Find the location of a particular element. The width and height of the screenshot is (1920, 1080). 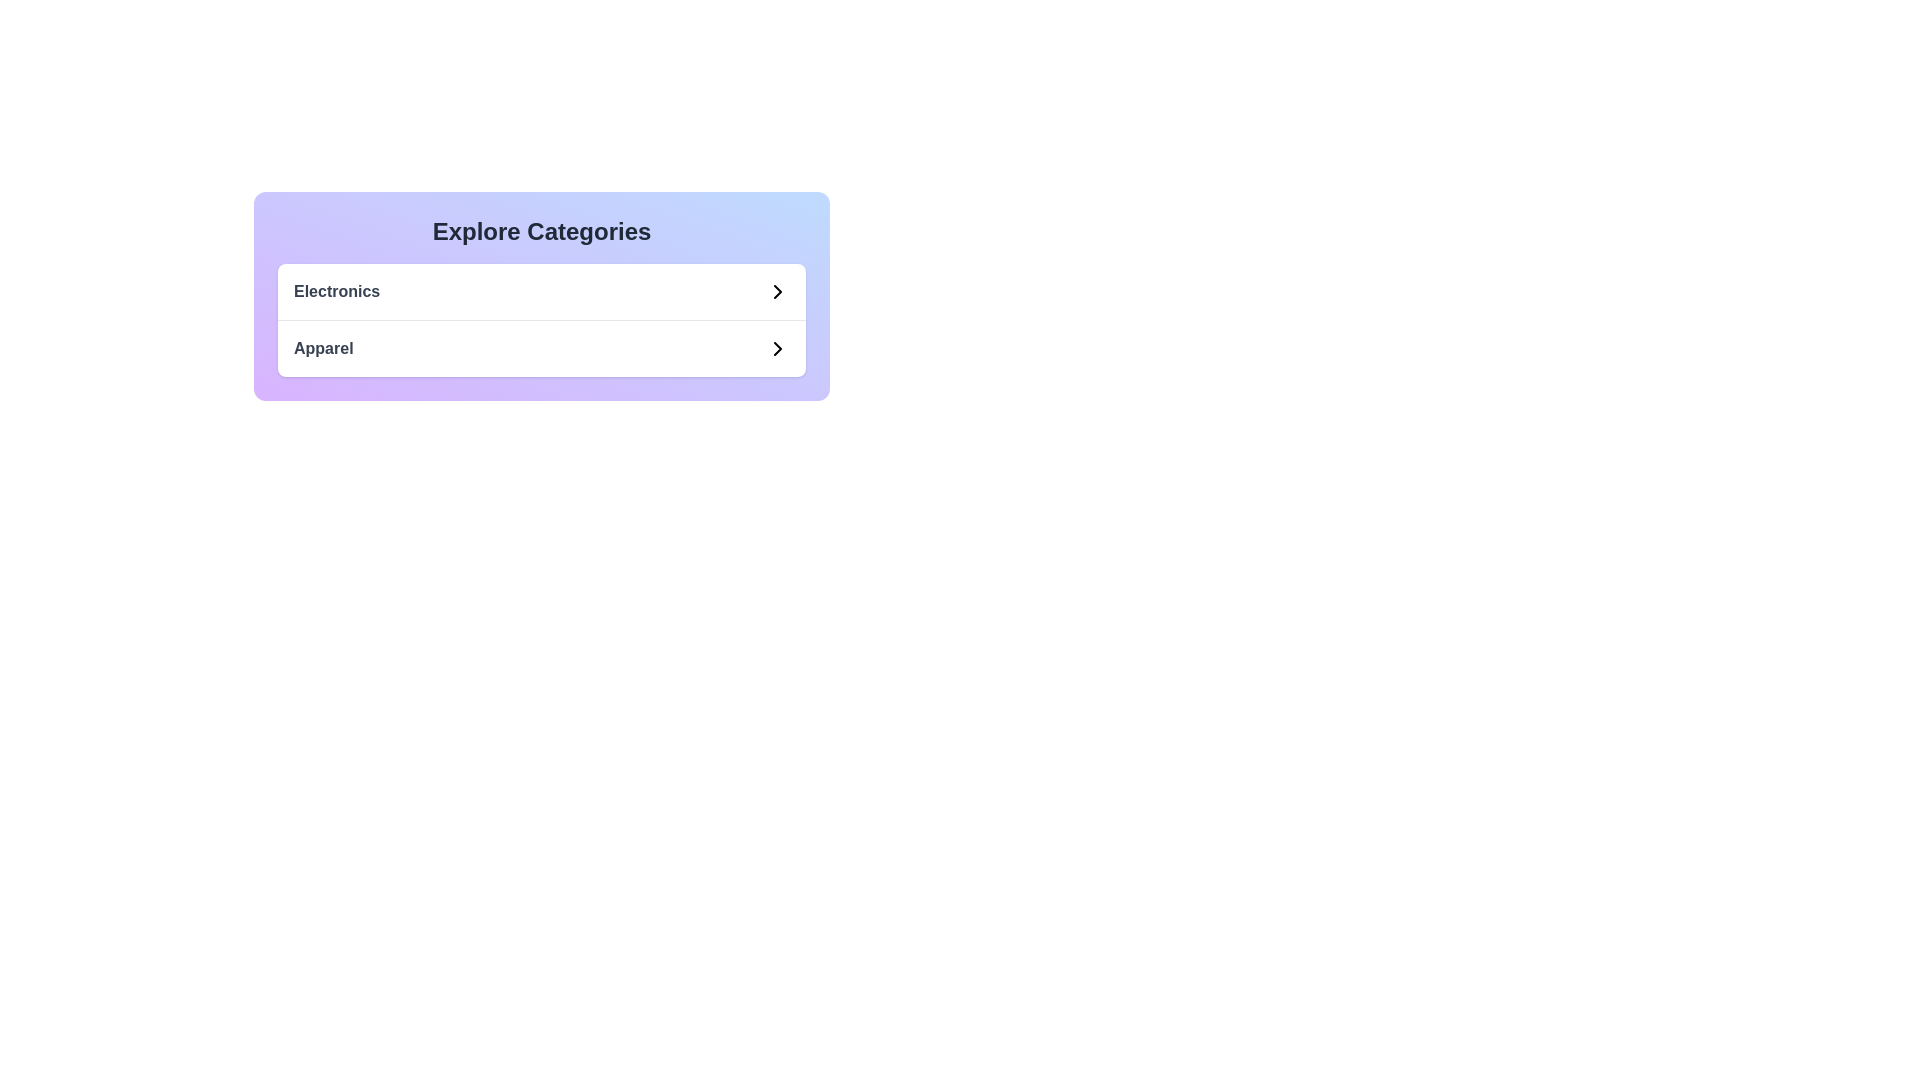

the chevron-right indicator icon located at the far-right end of the 'Apparel' list item in the 'Explore Categories' panel is located at coordinates (776, 347).